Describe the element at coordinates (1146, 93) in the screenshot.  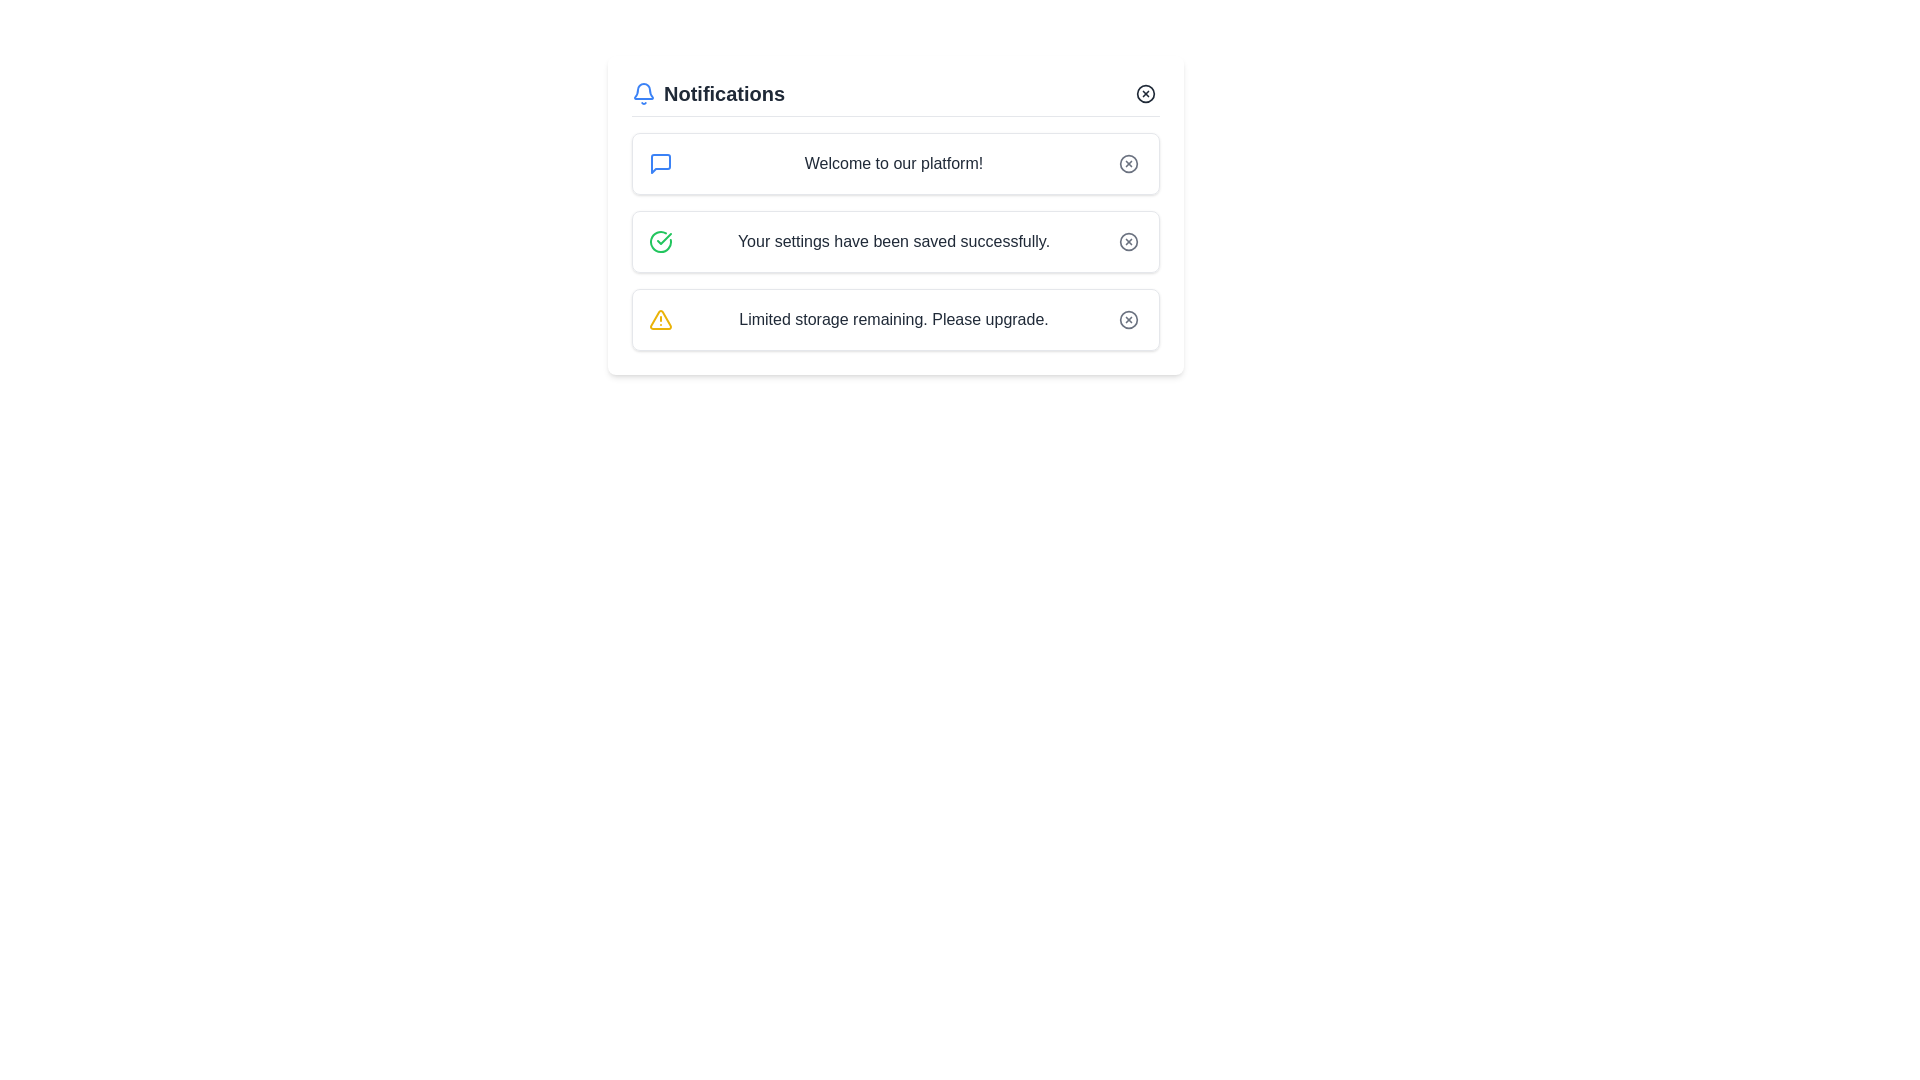
I see `the circular button with a cross icon located in the top-right corner of the notification section, right of the 'Notifications' title to emphasize it` at that location.